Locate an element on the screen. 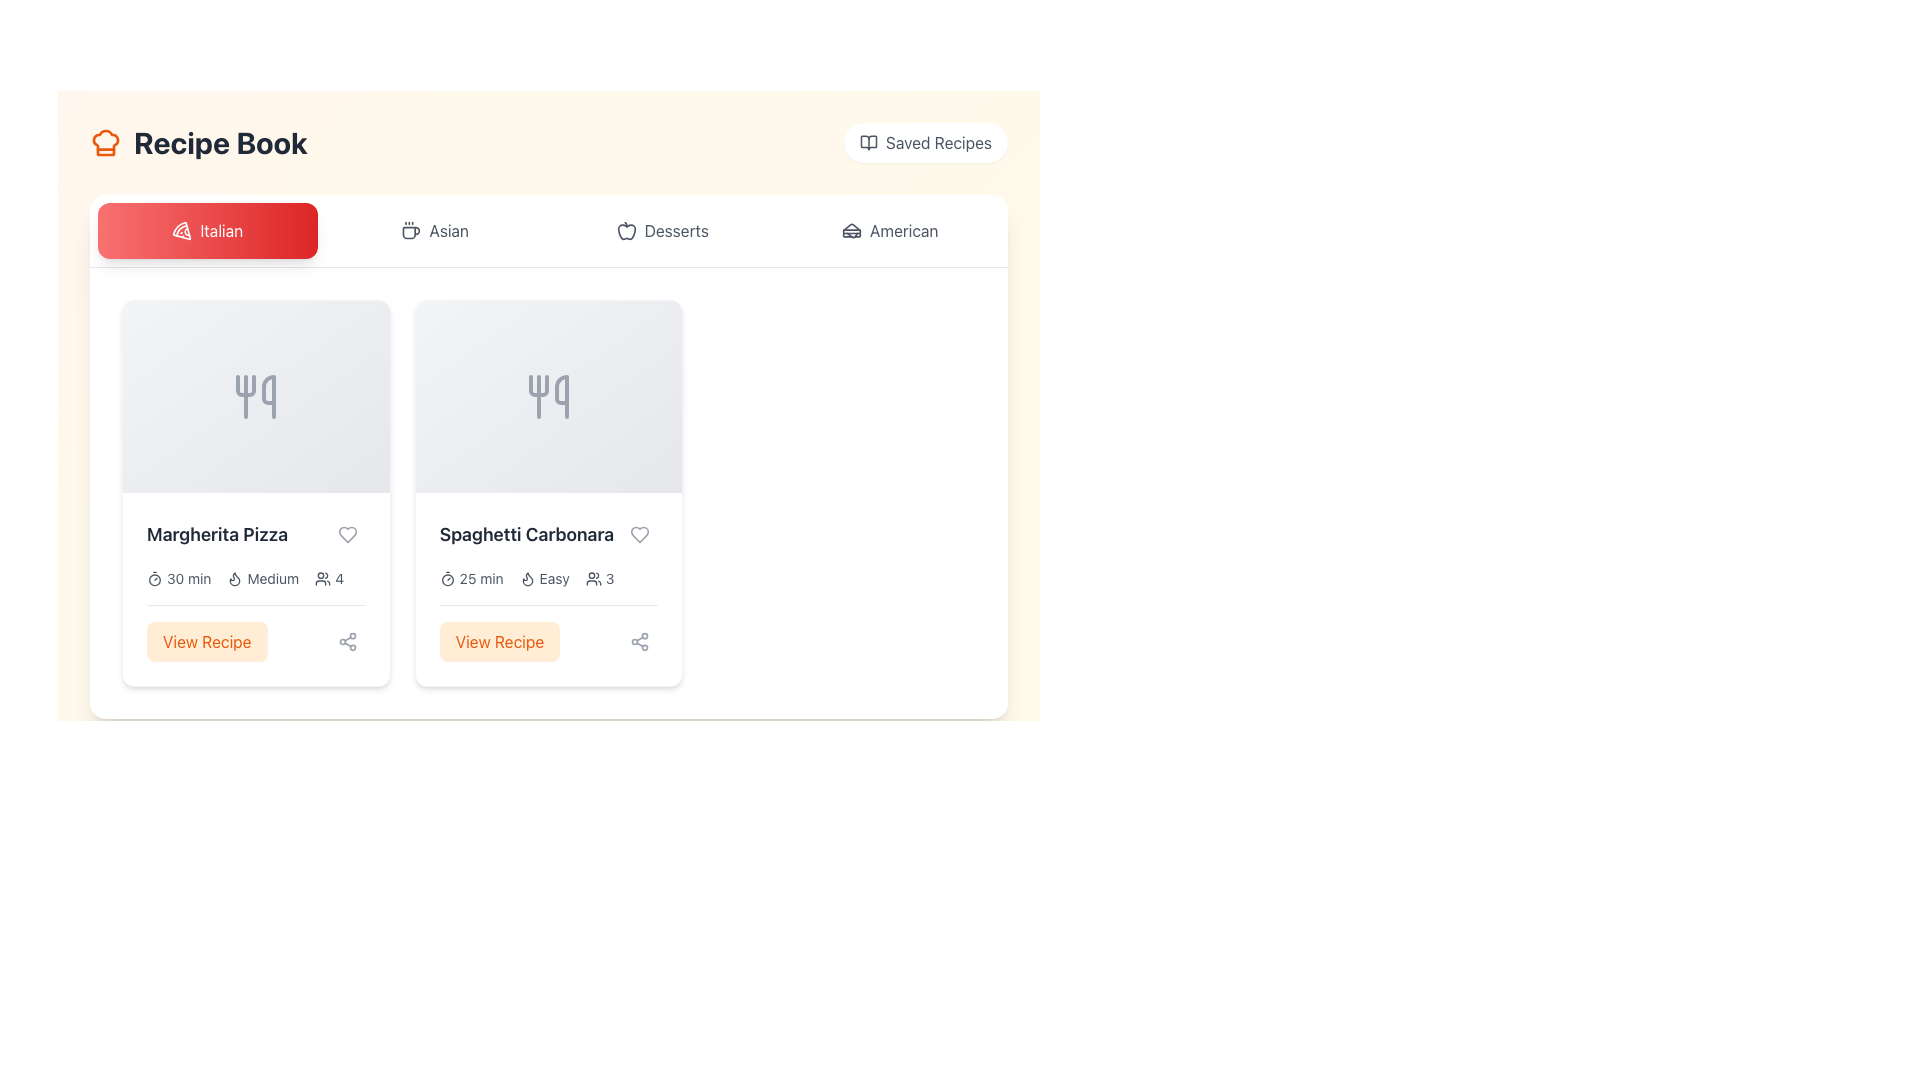  the minimalistic sandwich icon located to the left of the text 'American' in the navigation menu is located at coordinates (851, 230).